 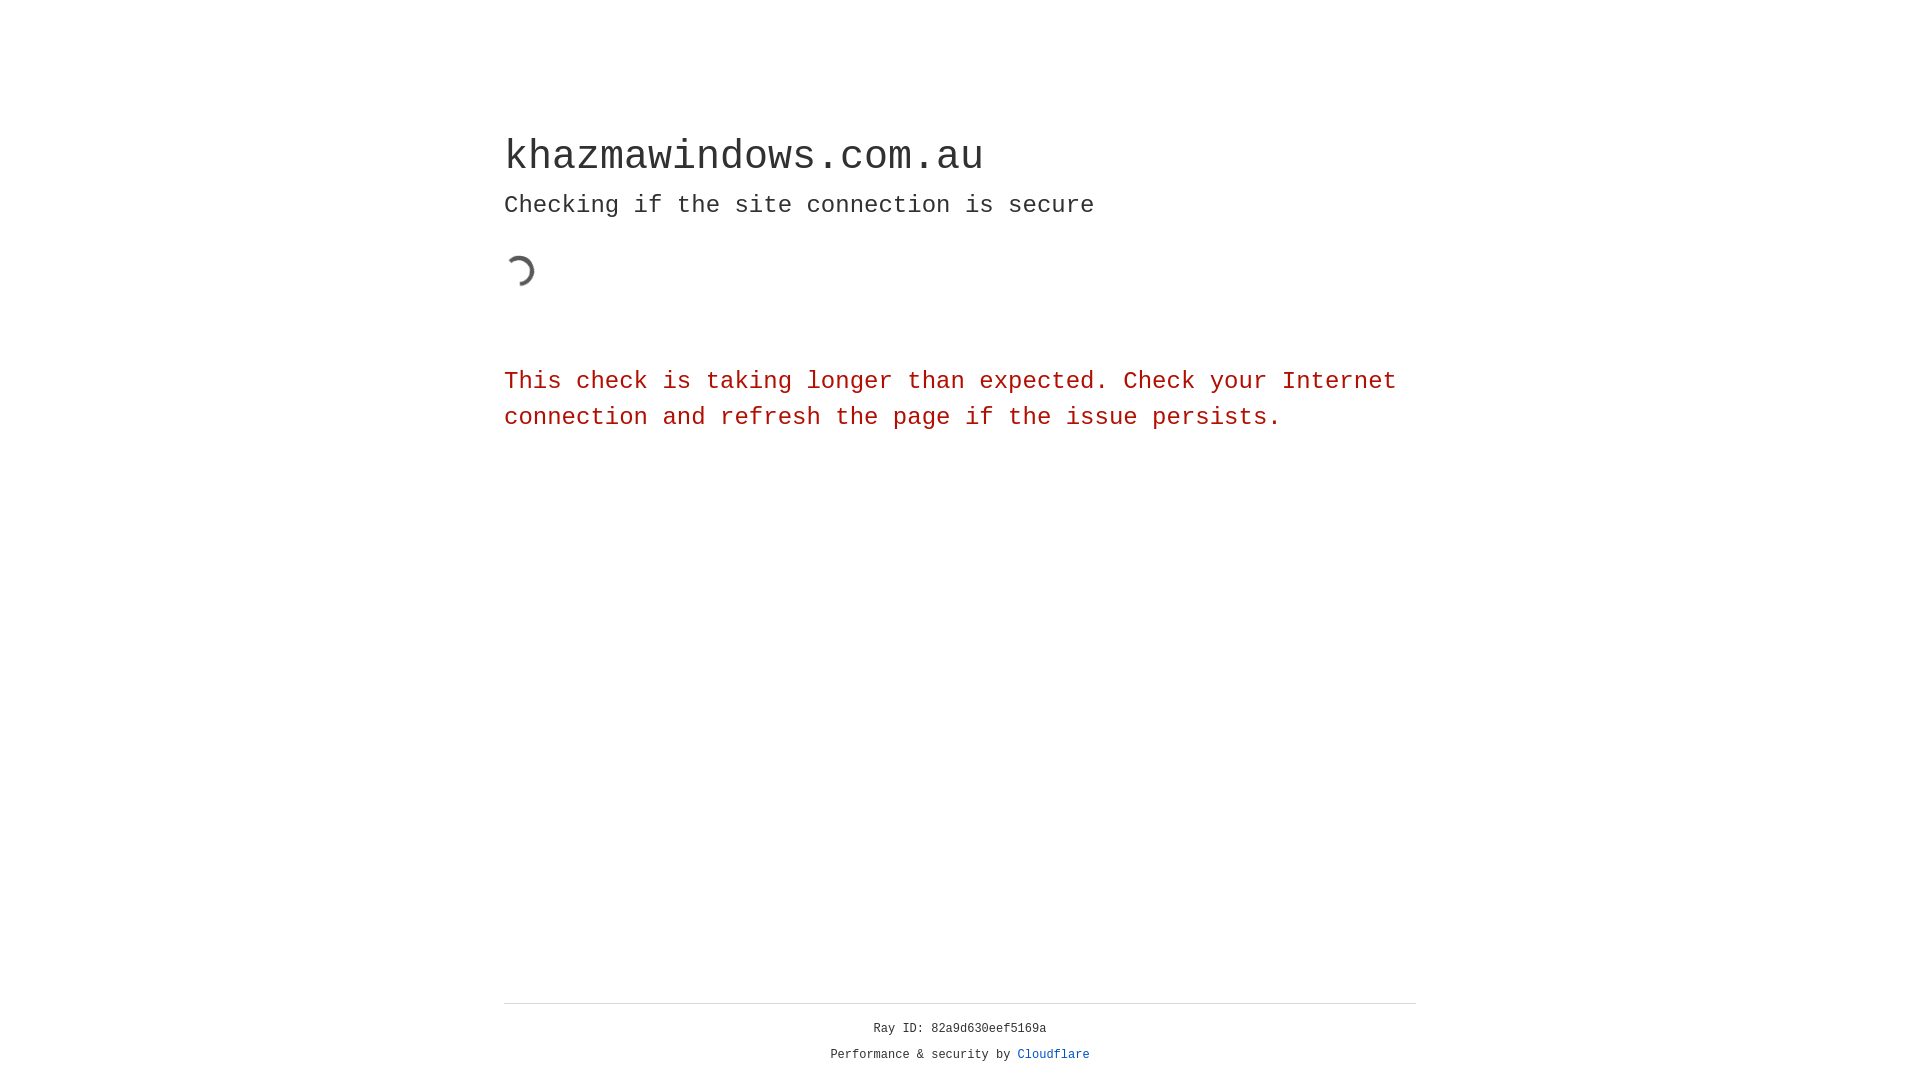 I want to click on 'Cloudflare', so click(x=1053, y=1054).